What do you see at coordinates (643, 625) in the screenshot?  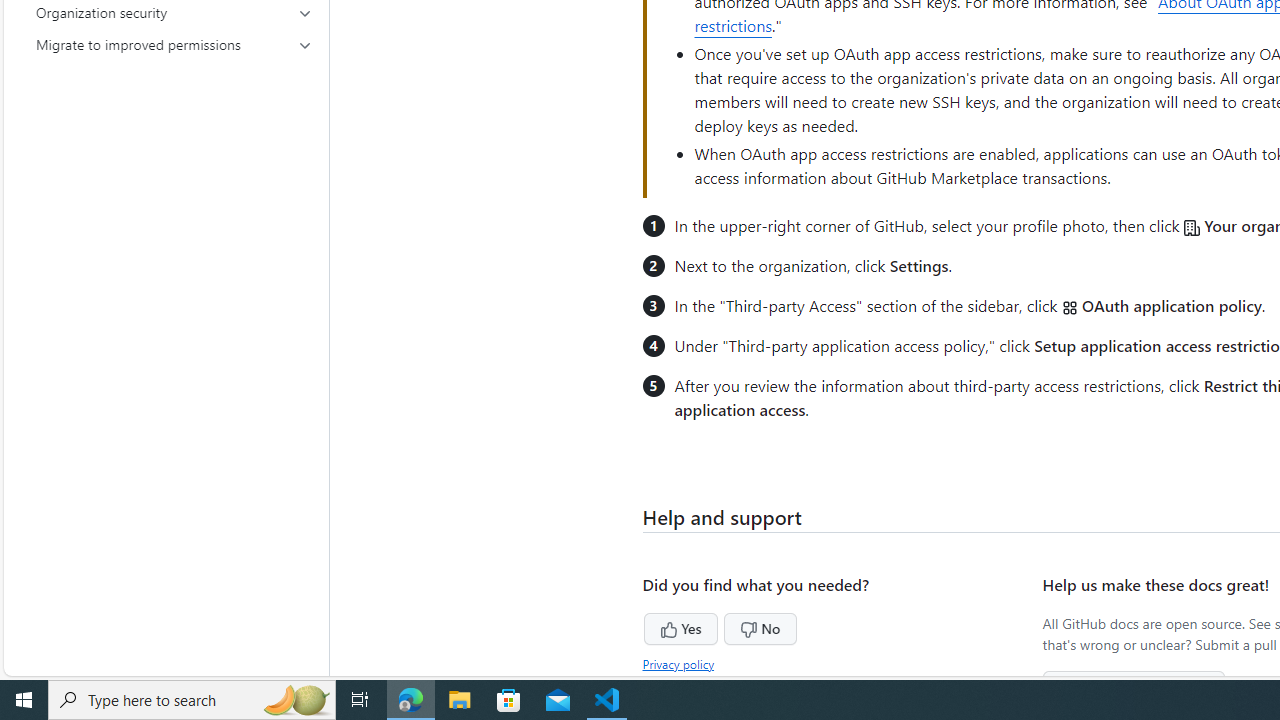 I see `'Yes'` at bounding box center [643, 625].